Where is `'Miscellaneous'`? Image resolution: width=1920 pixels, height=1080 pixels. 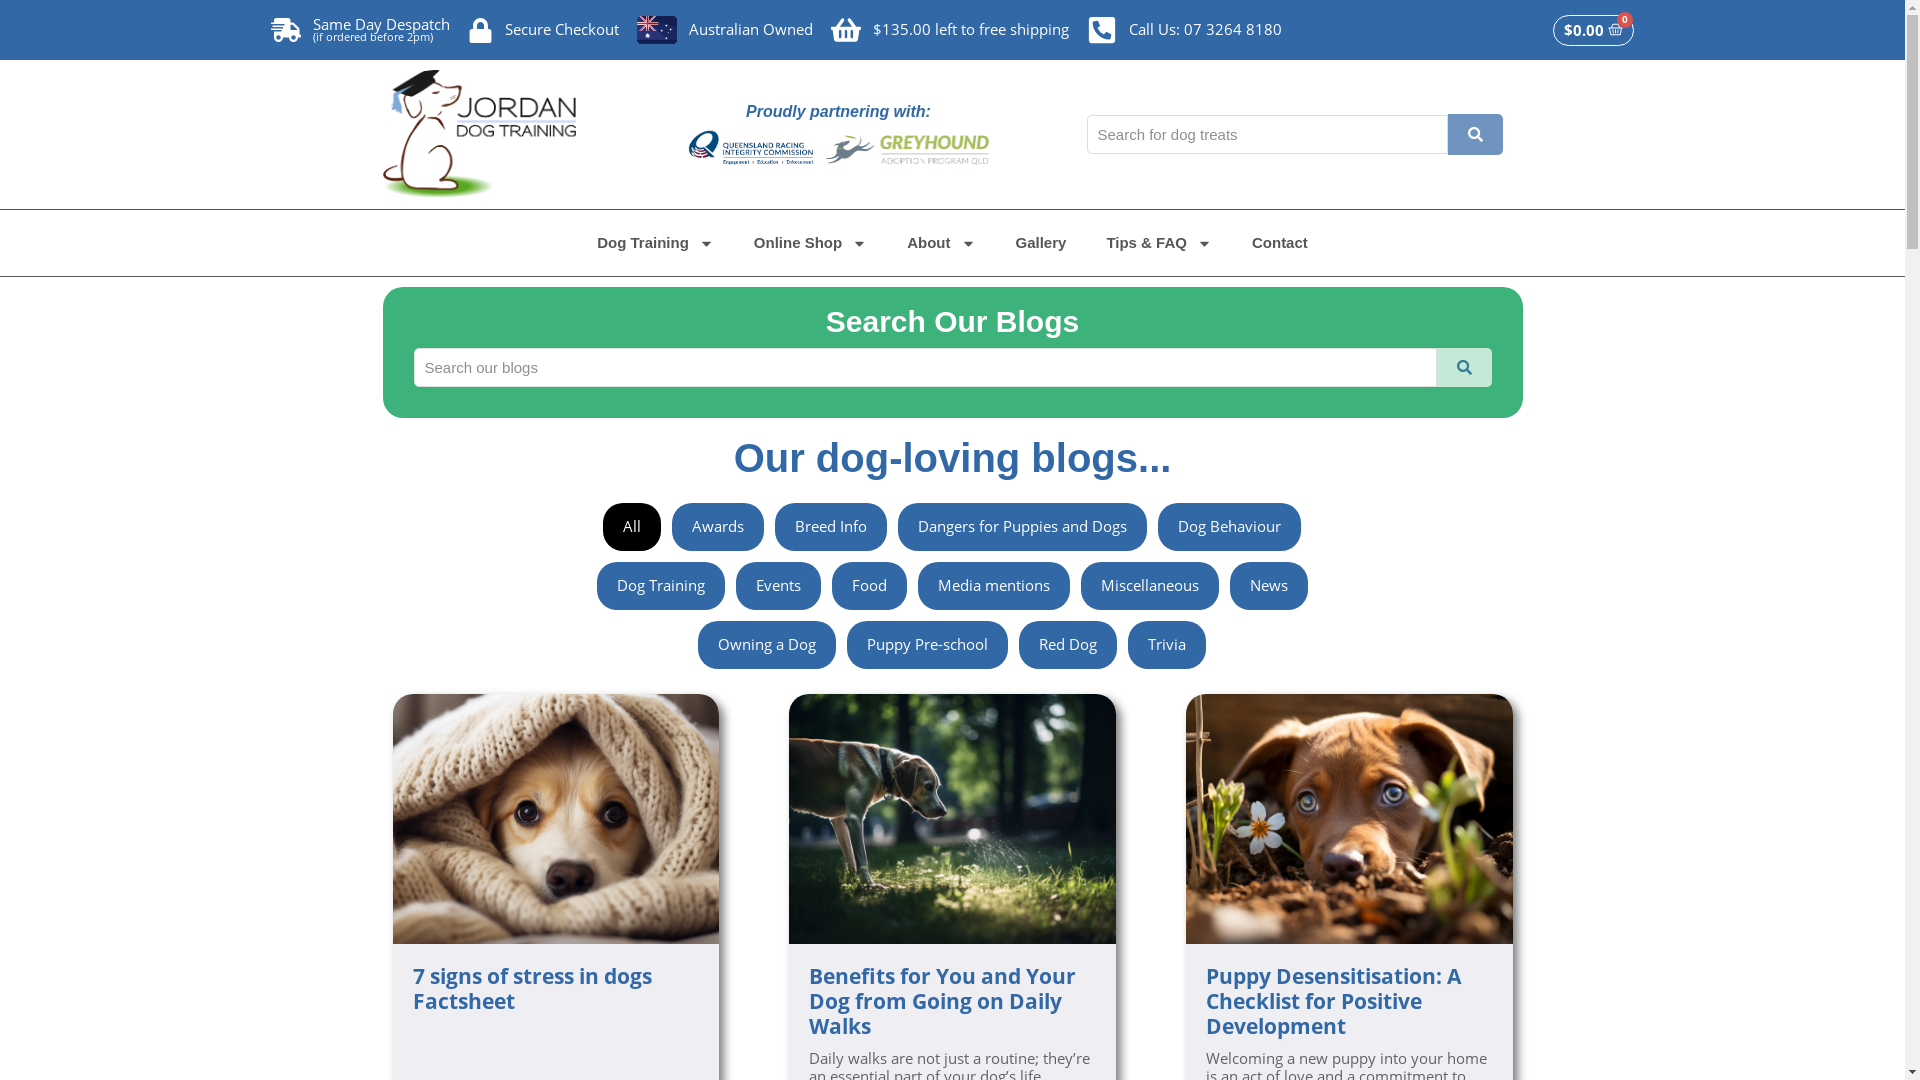
'Miscellaneous' is located at coordinates (1150, 585).